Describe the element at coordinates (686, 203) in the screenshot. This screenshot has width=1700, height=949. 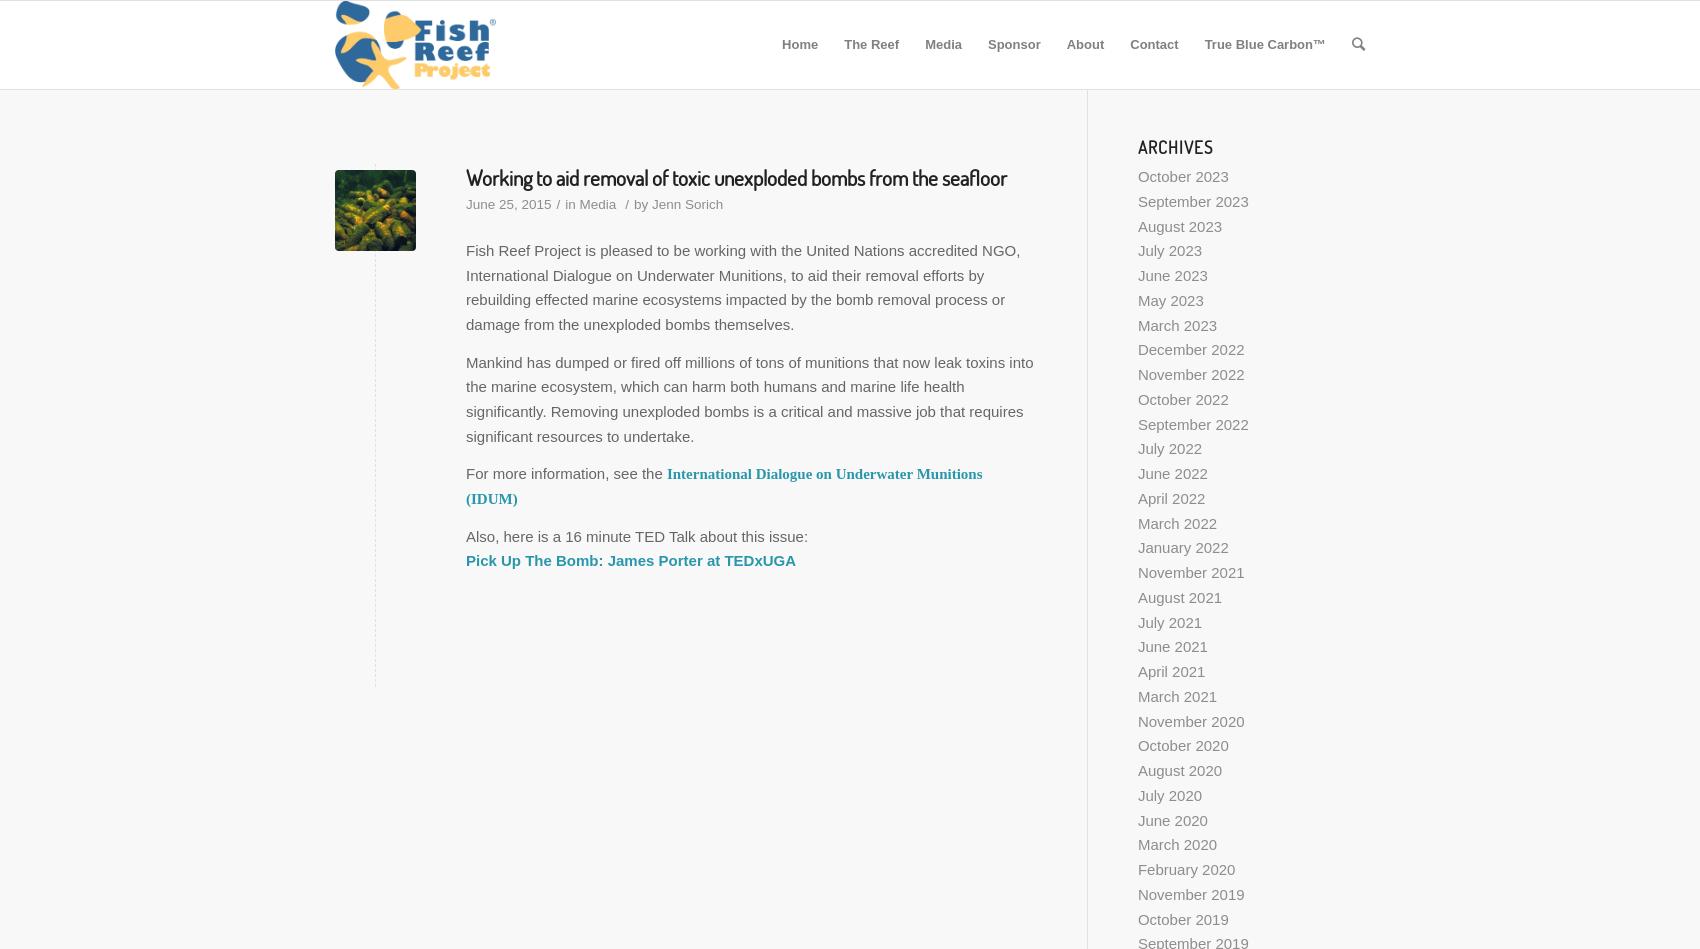
I see `'Jenn Sorich'` at that location.